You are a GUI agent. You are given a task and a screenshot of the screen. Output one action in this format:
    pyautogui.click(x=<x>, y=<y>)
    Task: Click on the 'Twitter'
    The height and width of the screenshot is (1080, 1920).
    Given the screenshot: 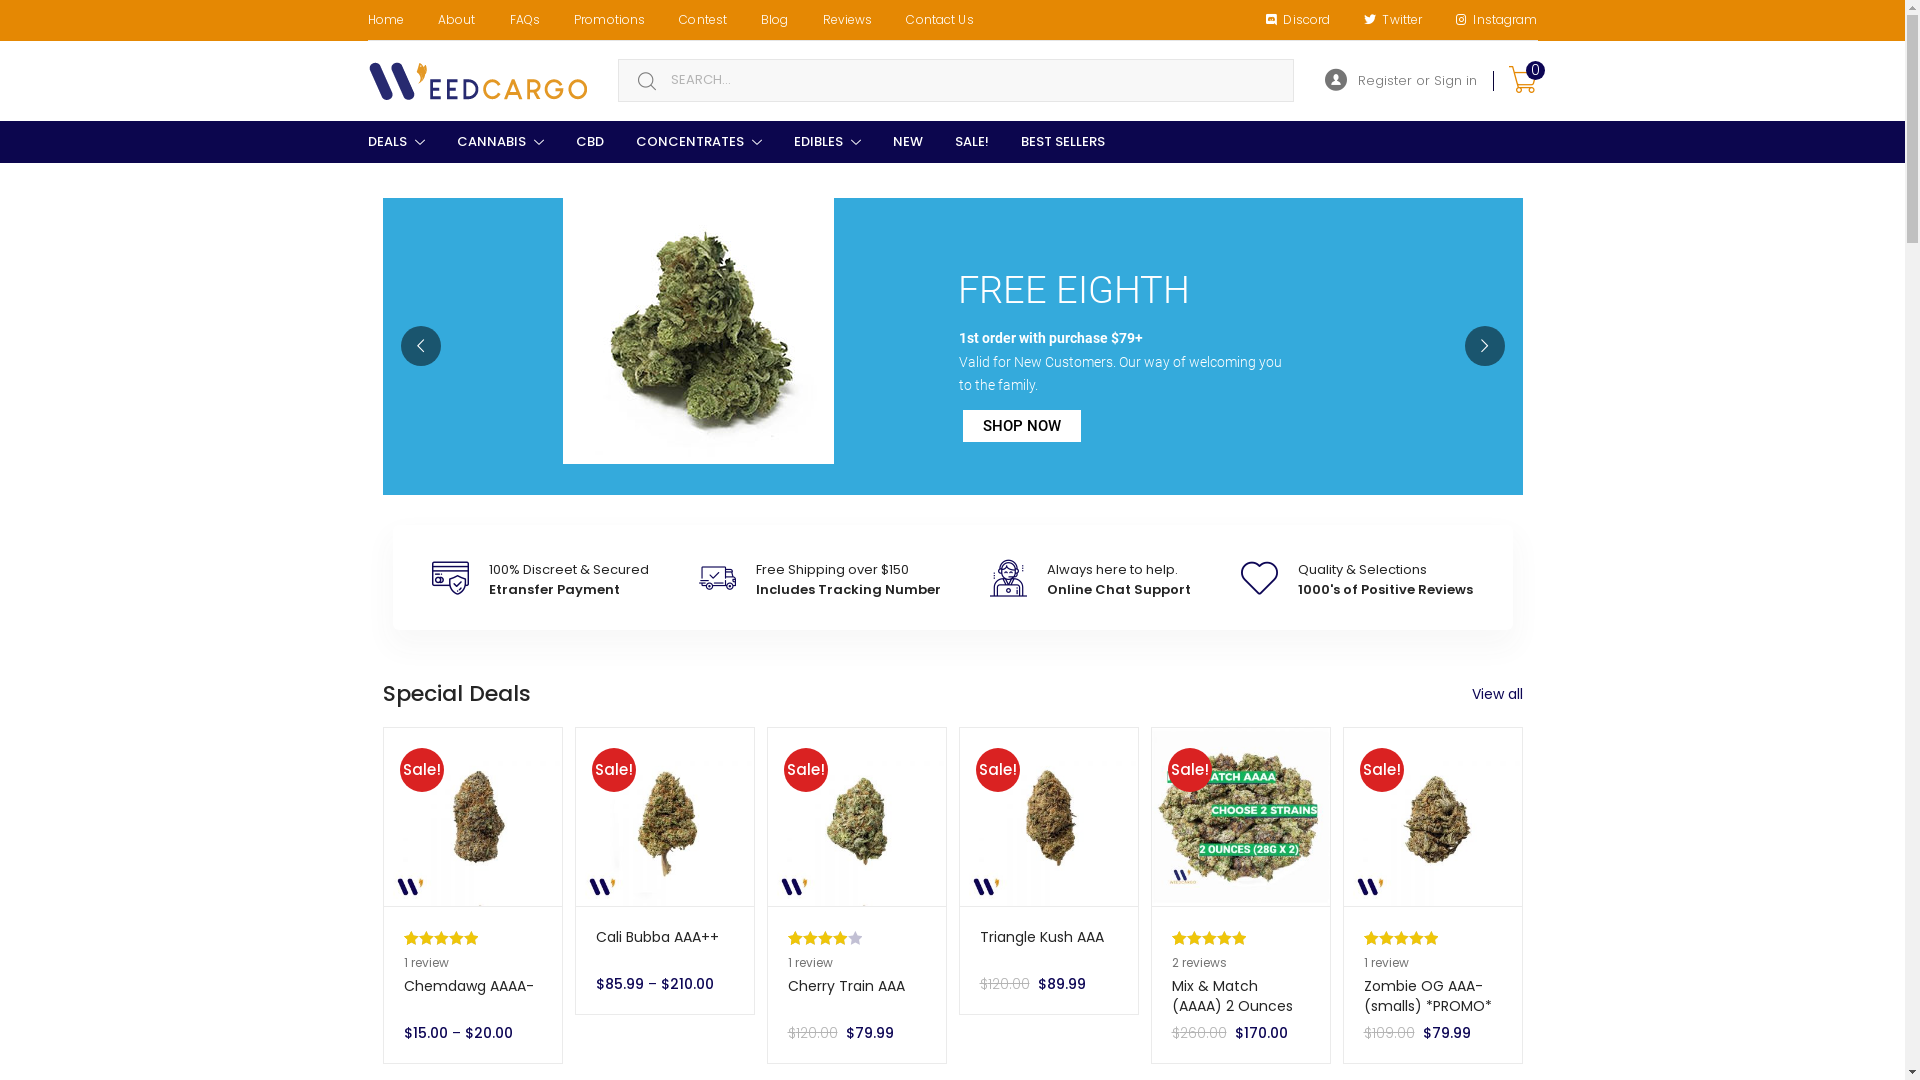 What is the action you would take?
    pyautogui.click(x=1391, y=19)
    